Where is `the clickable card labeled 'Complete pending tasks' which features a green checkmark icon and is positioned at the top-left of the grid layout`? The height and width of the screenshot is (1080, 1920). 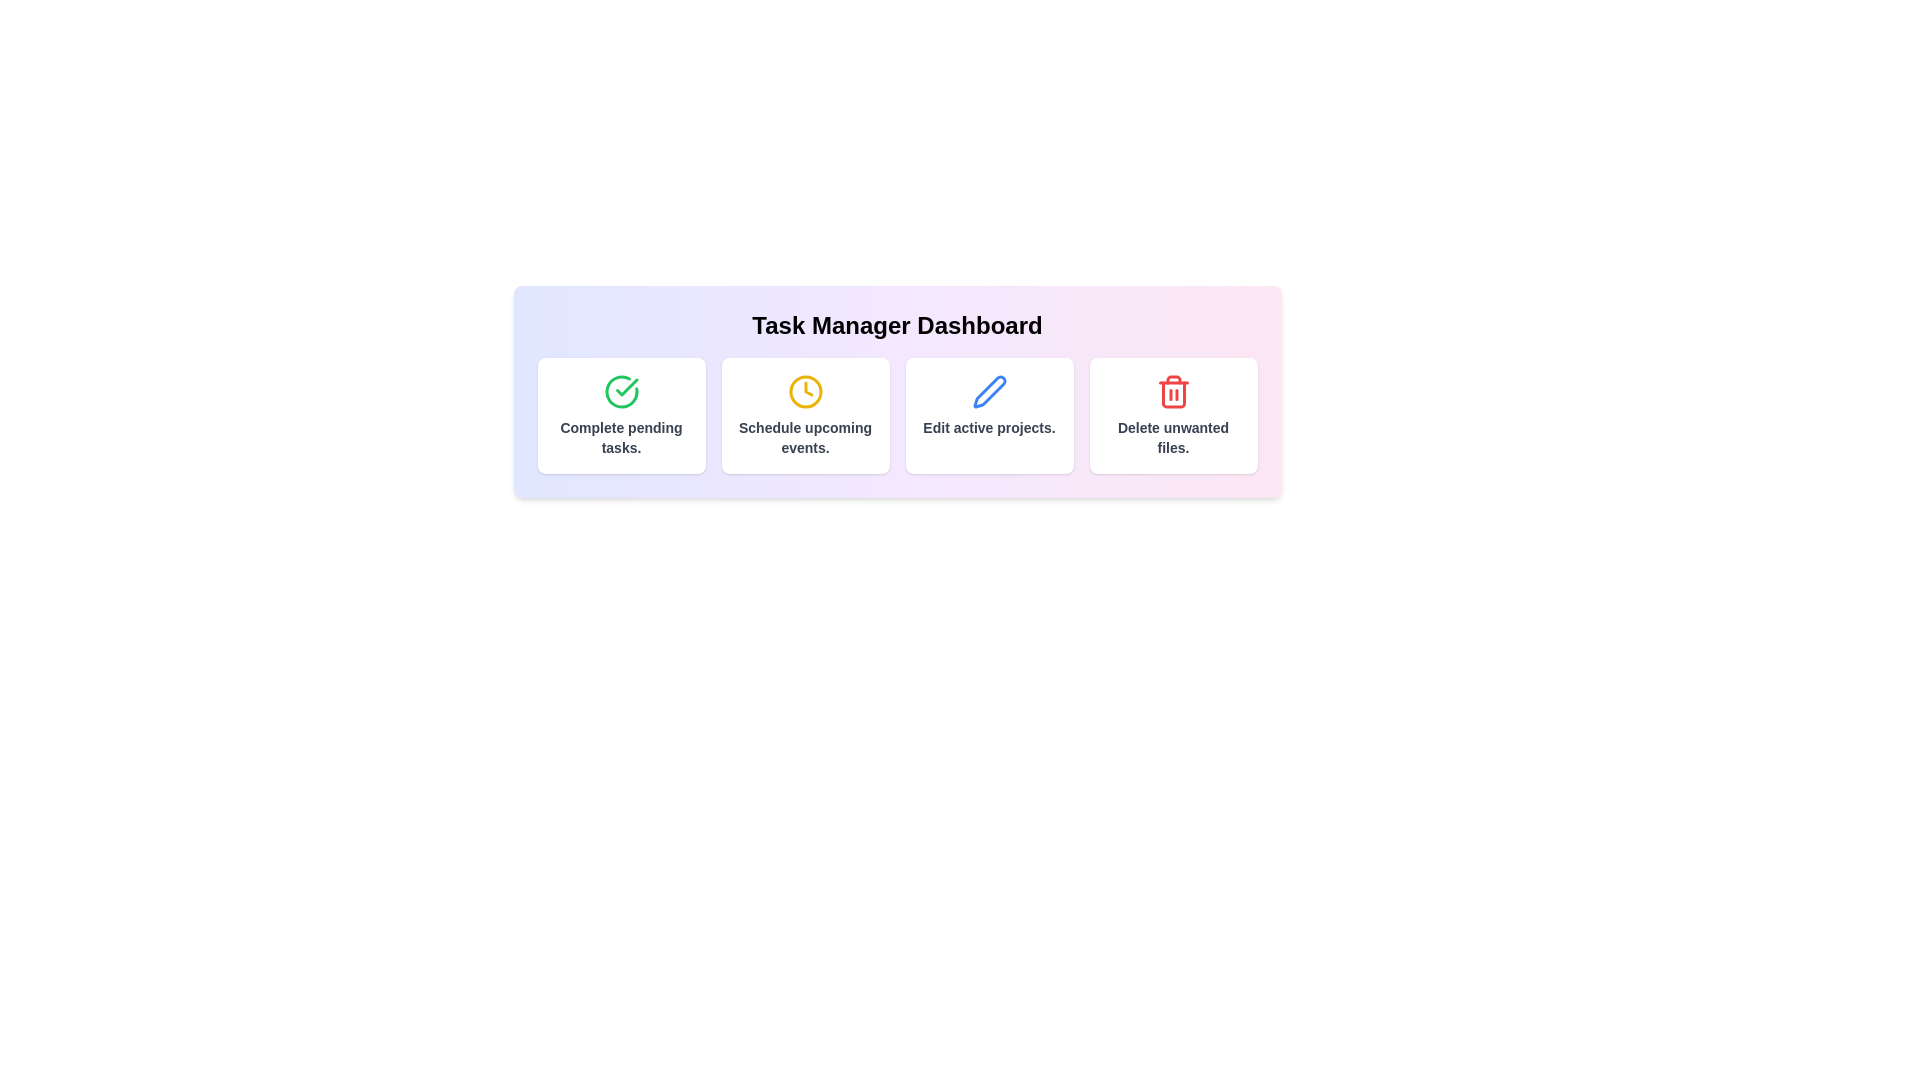 the clickable card labeled 'Complete pending tasks' which features a green checkmark icon and is positioned at the top-left of the grid layout is located at coordinates (620, 415).